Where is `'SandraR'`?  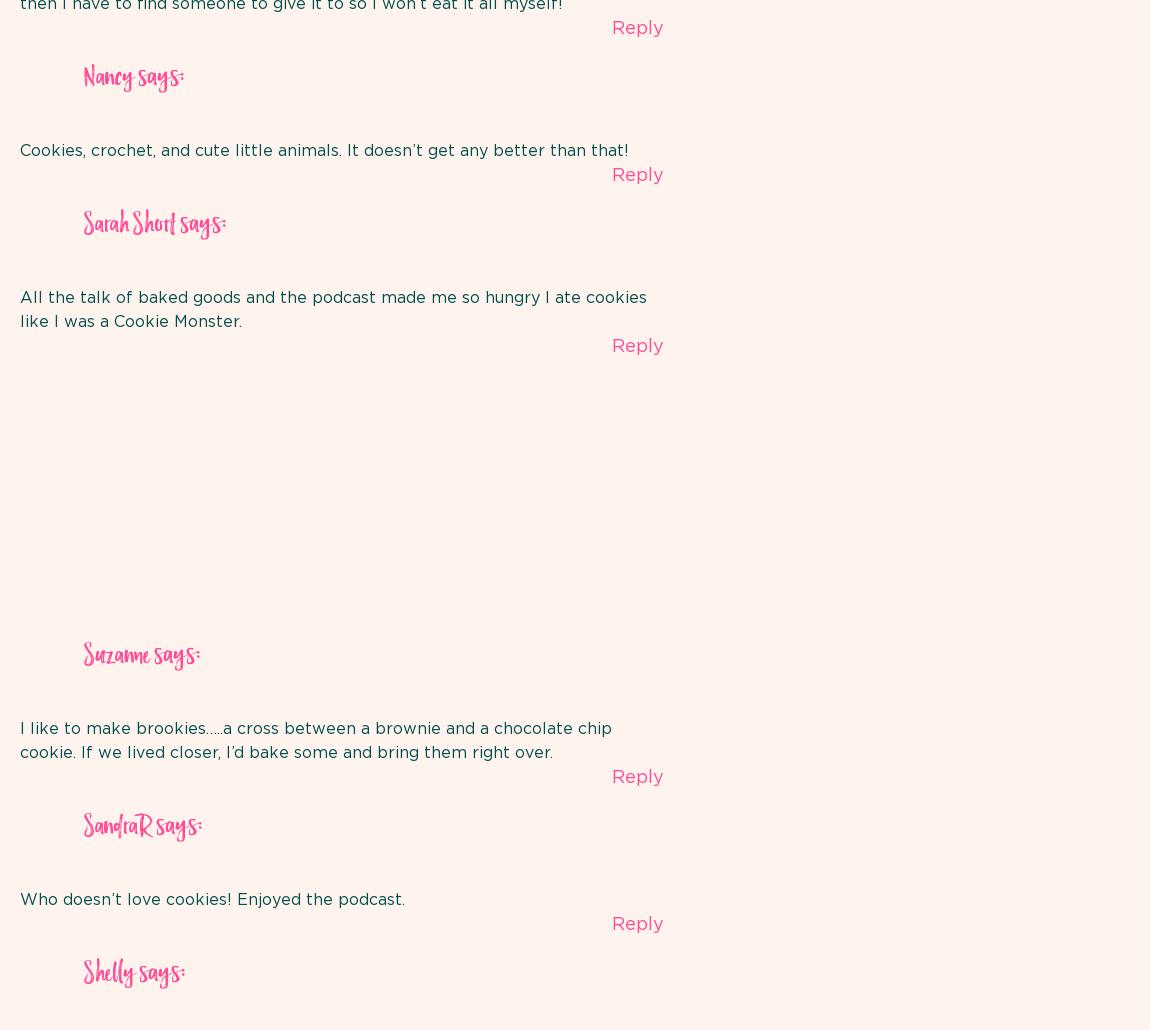 'SandraR' is located at coordinates (116, 825).